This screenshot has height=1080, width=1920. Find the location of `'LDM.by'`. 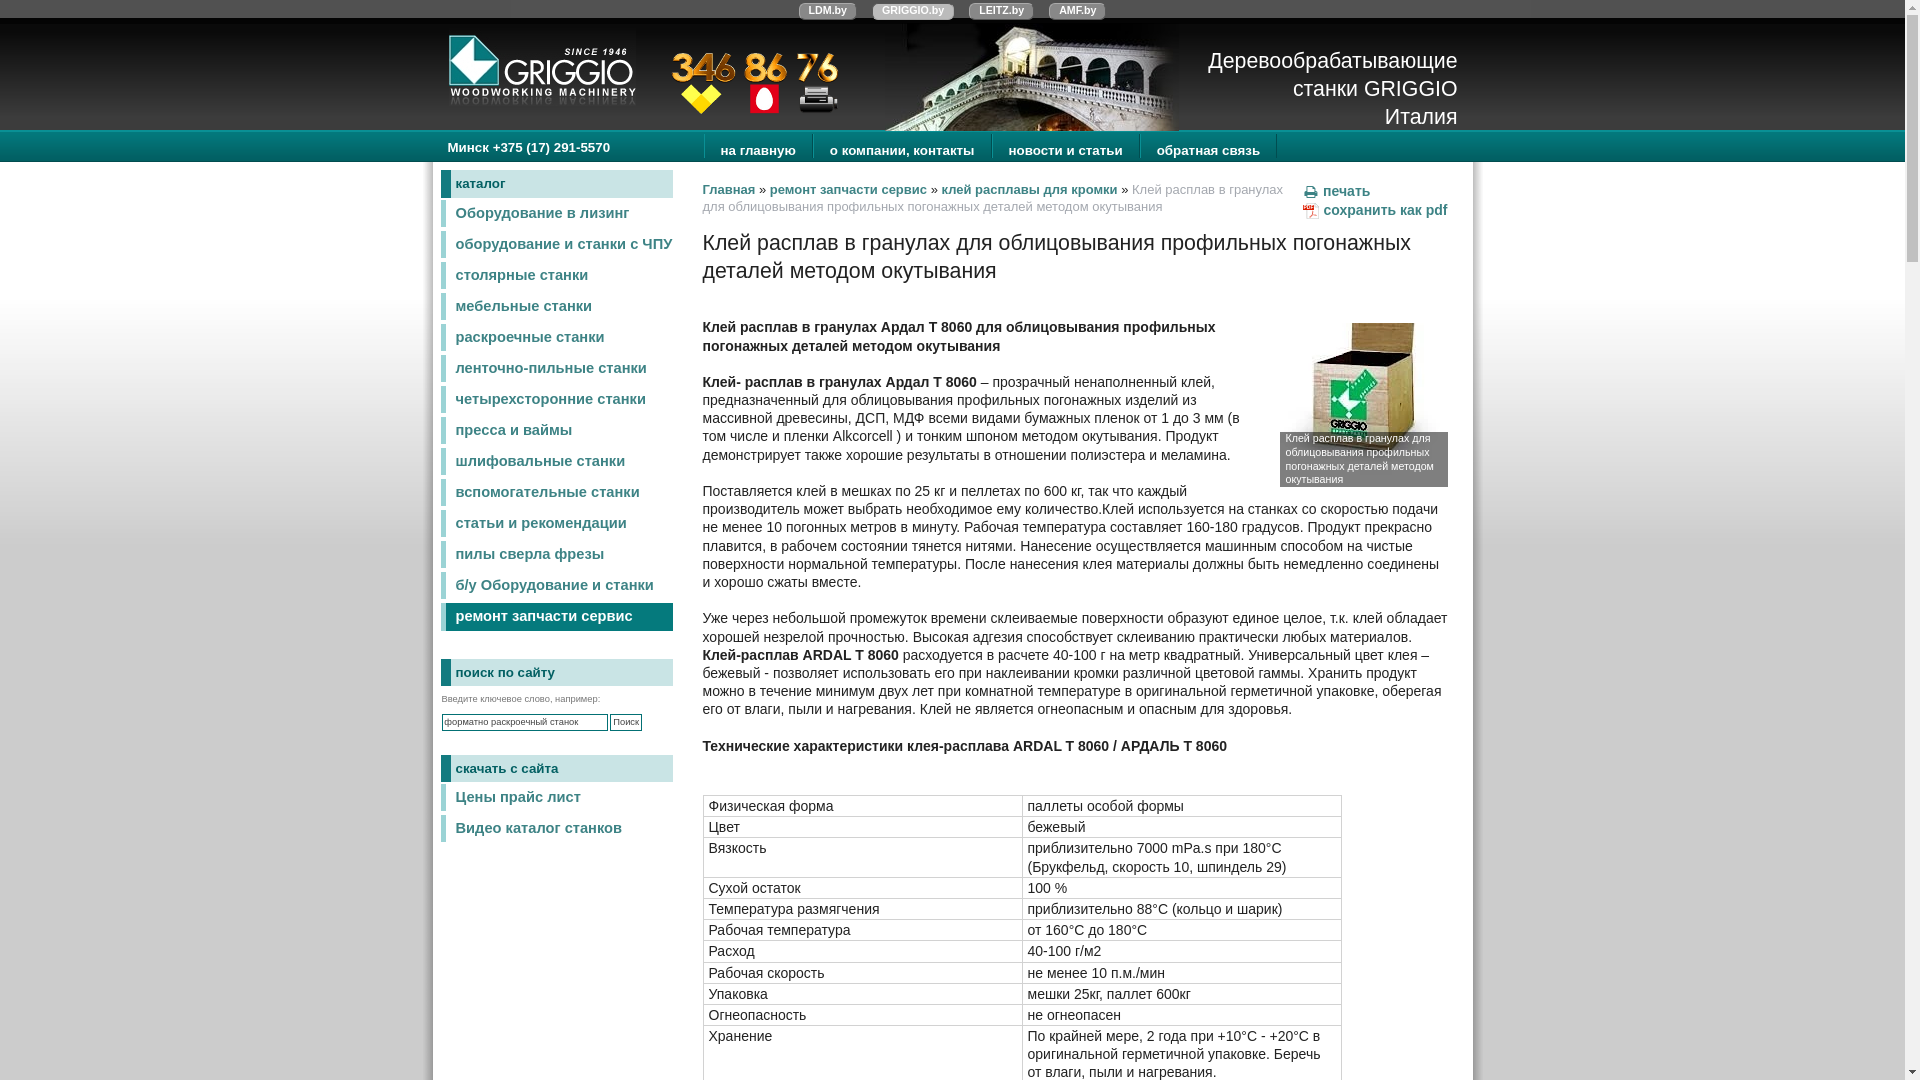

'LDM.by' is located at coordinates (828, 11).